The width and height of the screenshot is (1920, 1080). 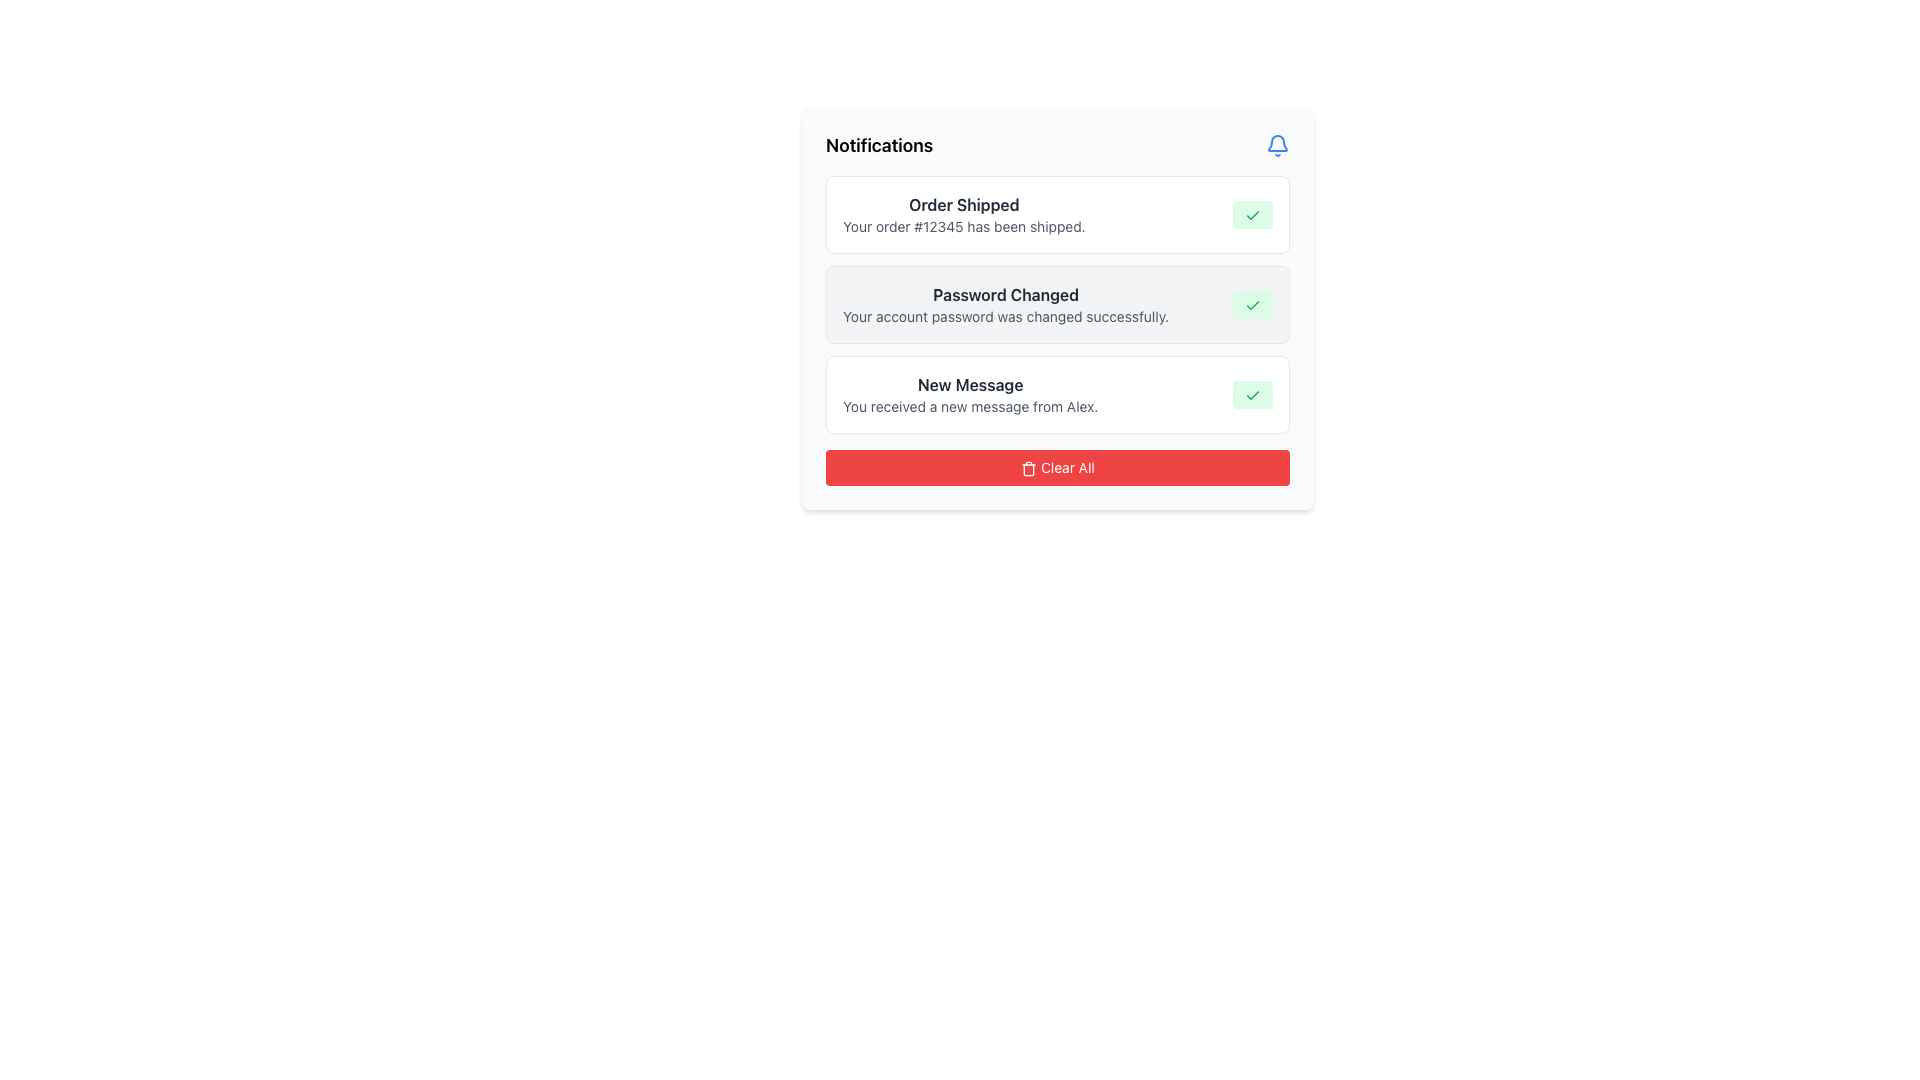 I want to click on the notifications bell icon located in the top-right corner of the Notifications section, so click(x=1276, y=145).